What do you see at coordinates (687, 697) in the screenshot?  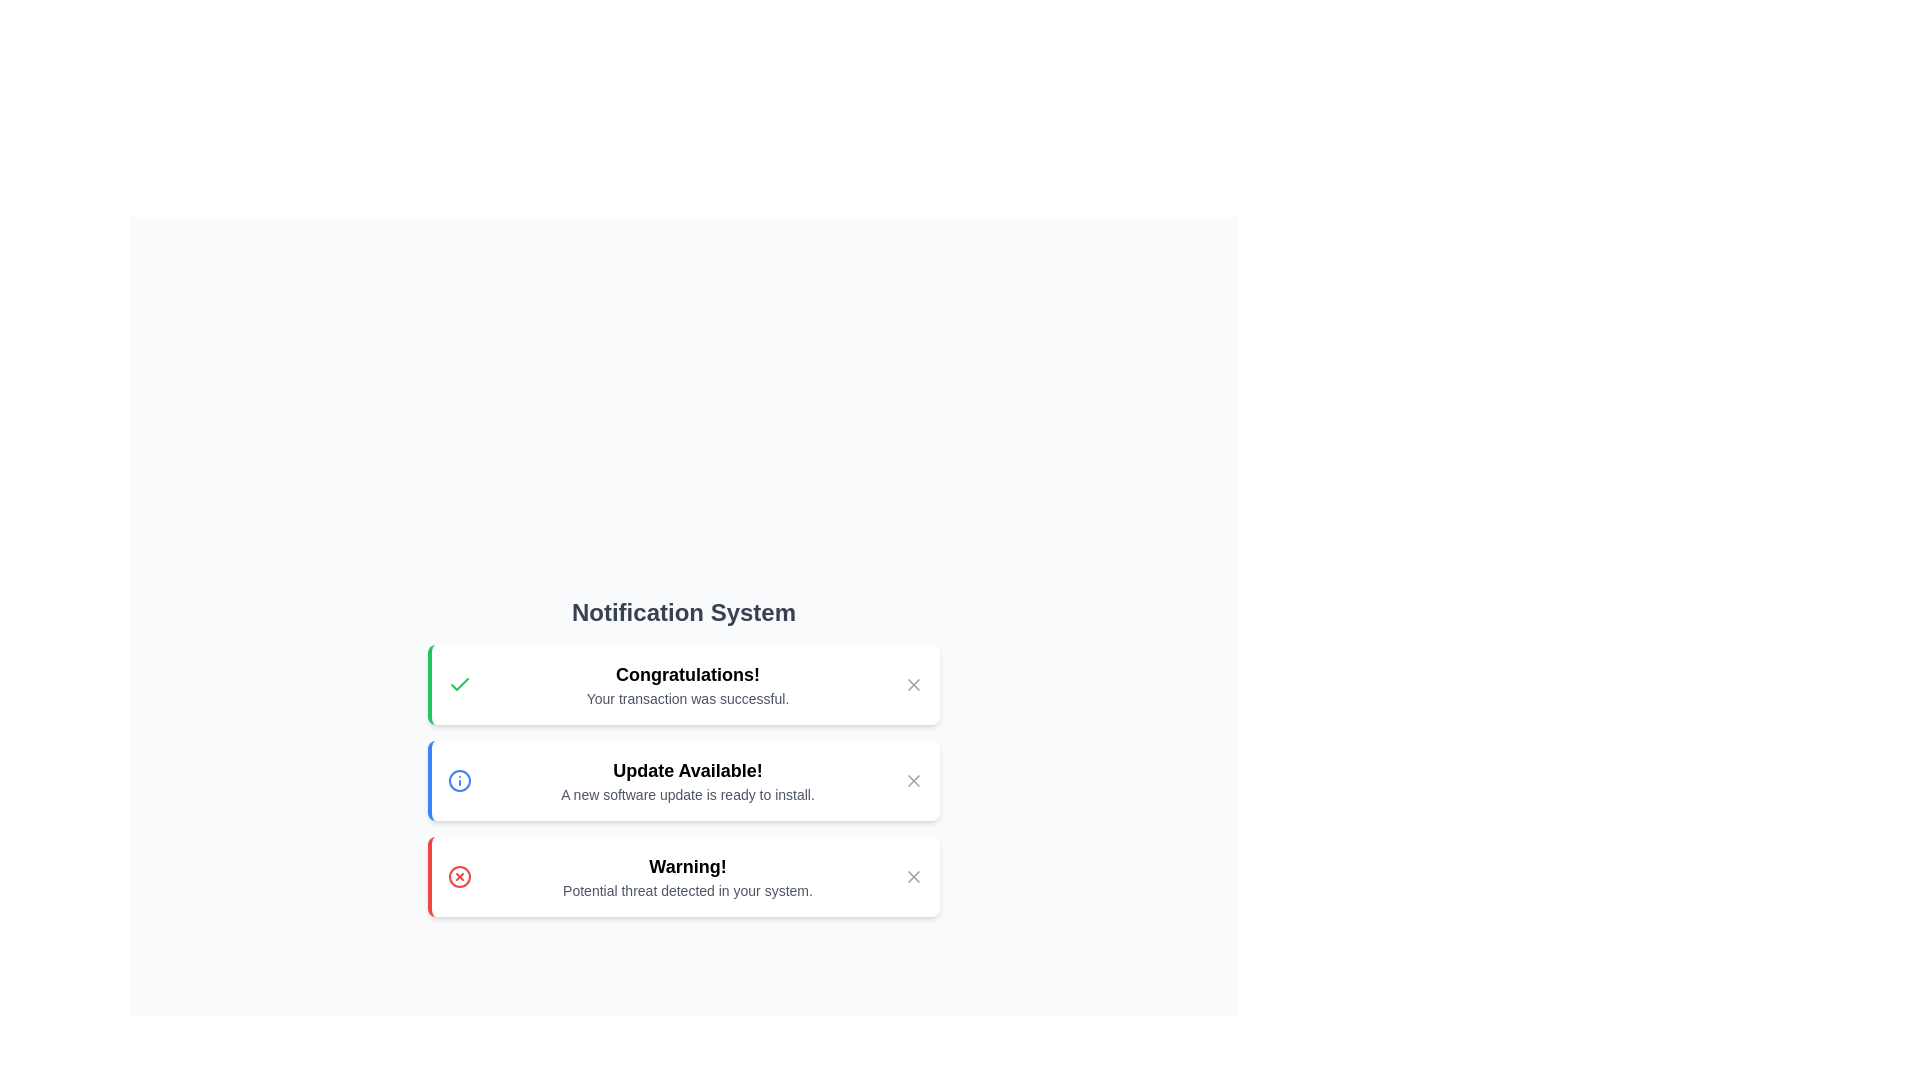 I see `the success notification text label that provides details about the transaction, located beneath the 'Congratulations!' title in the notification area` at bounding box center [687, 697].